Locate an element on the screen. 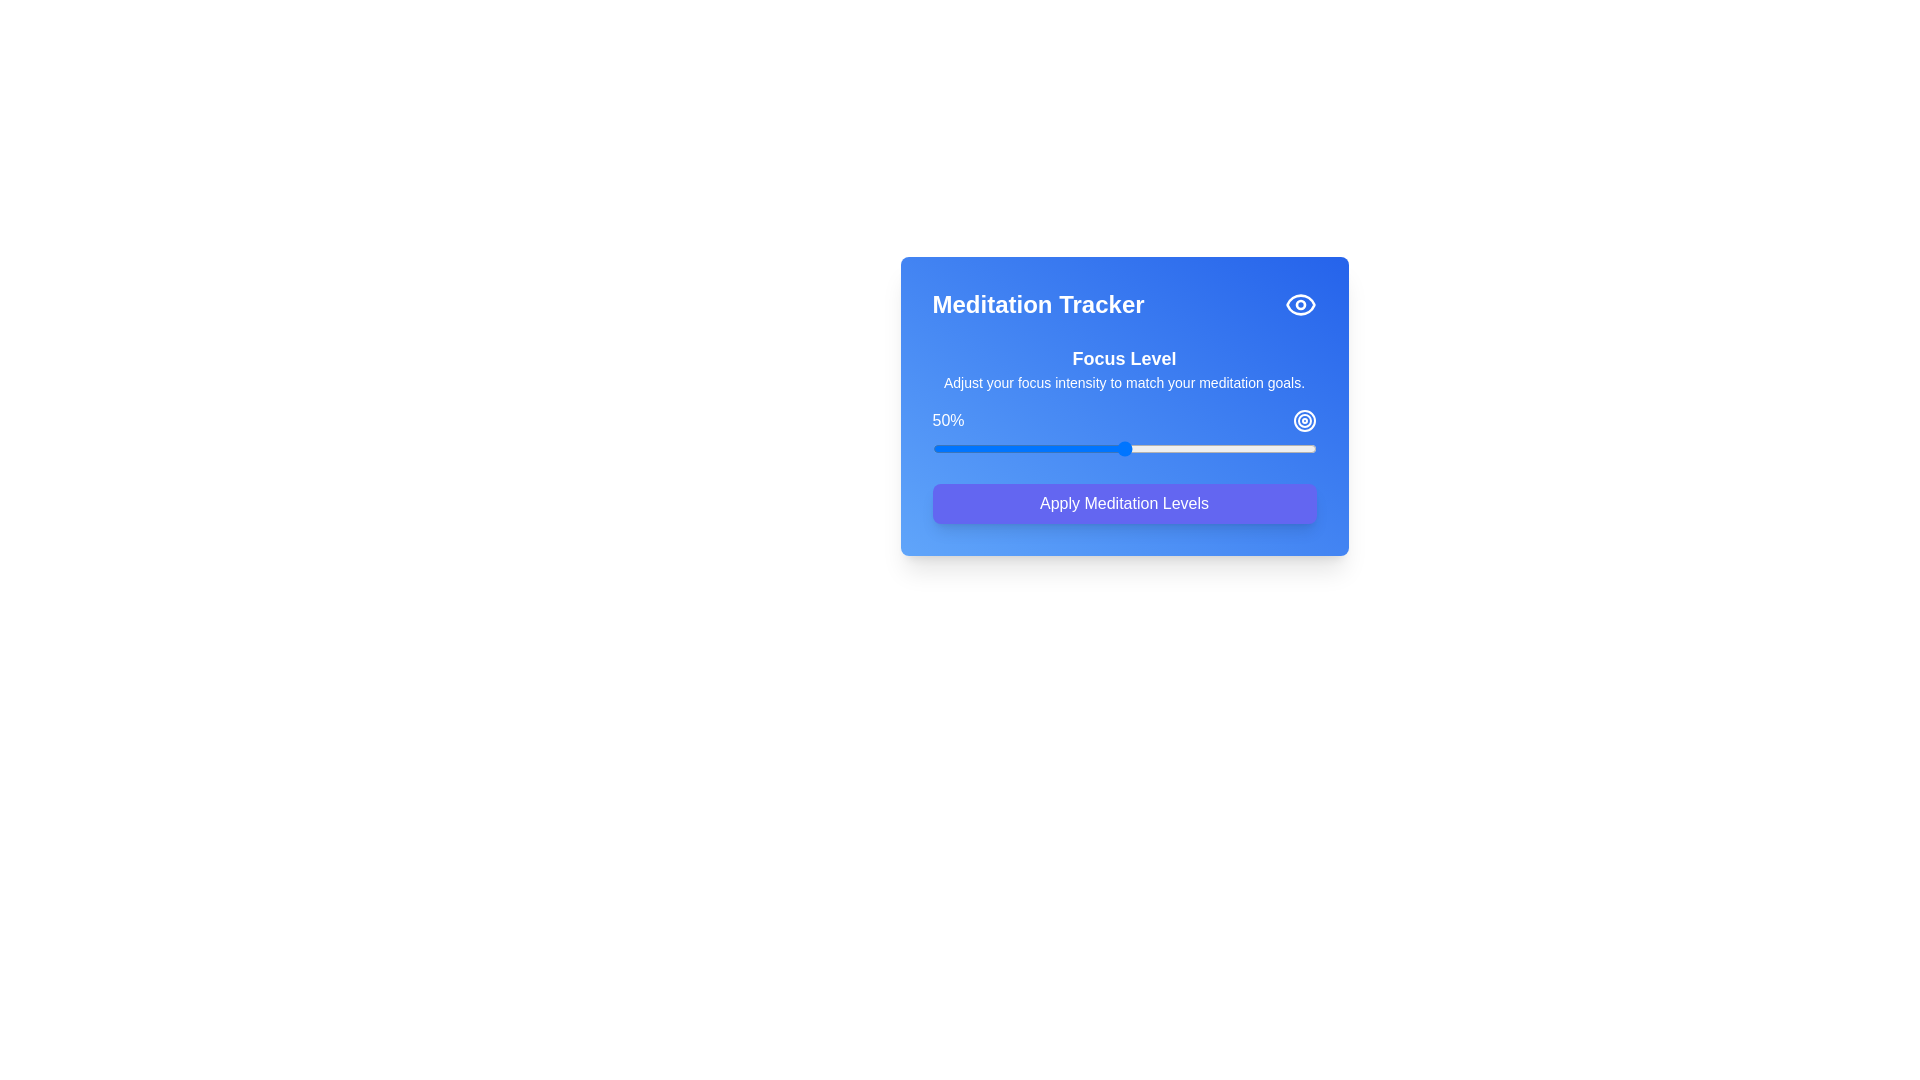 The width and height of the screenshot is (1920, 1080). the text label that instructs users to adjust their focus intensity, which is situated below the 'Focus Level' header and above the '50%' display is located at coordinates (1124, 382).